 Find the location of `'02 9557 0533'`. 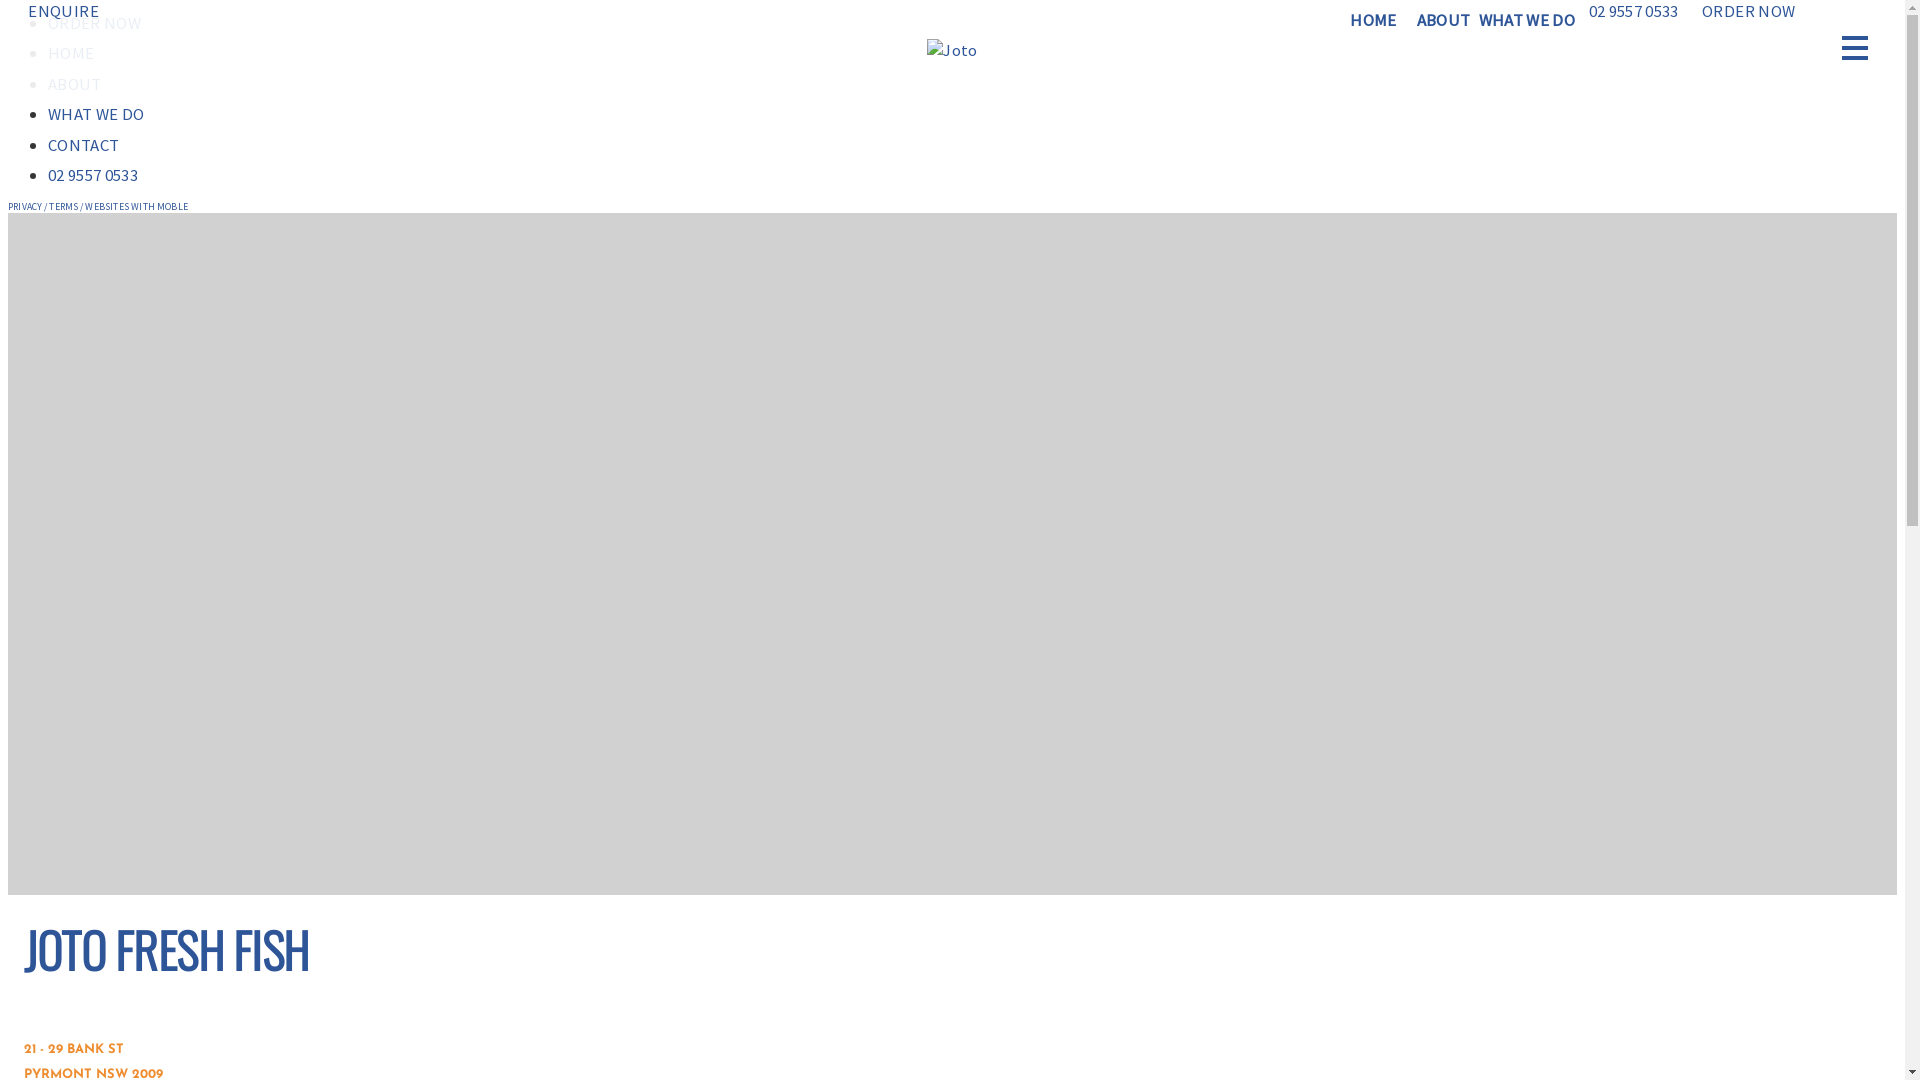

'02 9557 0533' is located at coordinates (91, 173).